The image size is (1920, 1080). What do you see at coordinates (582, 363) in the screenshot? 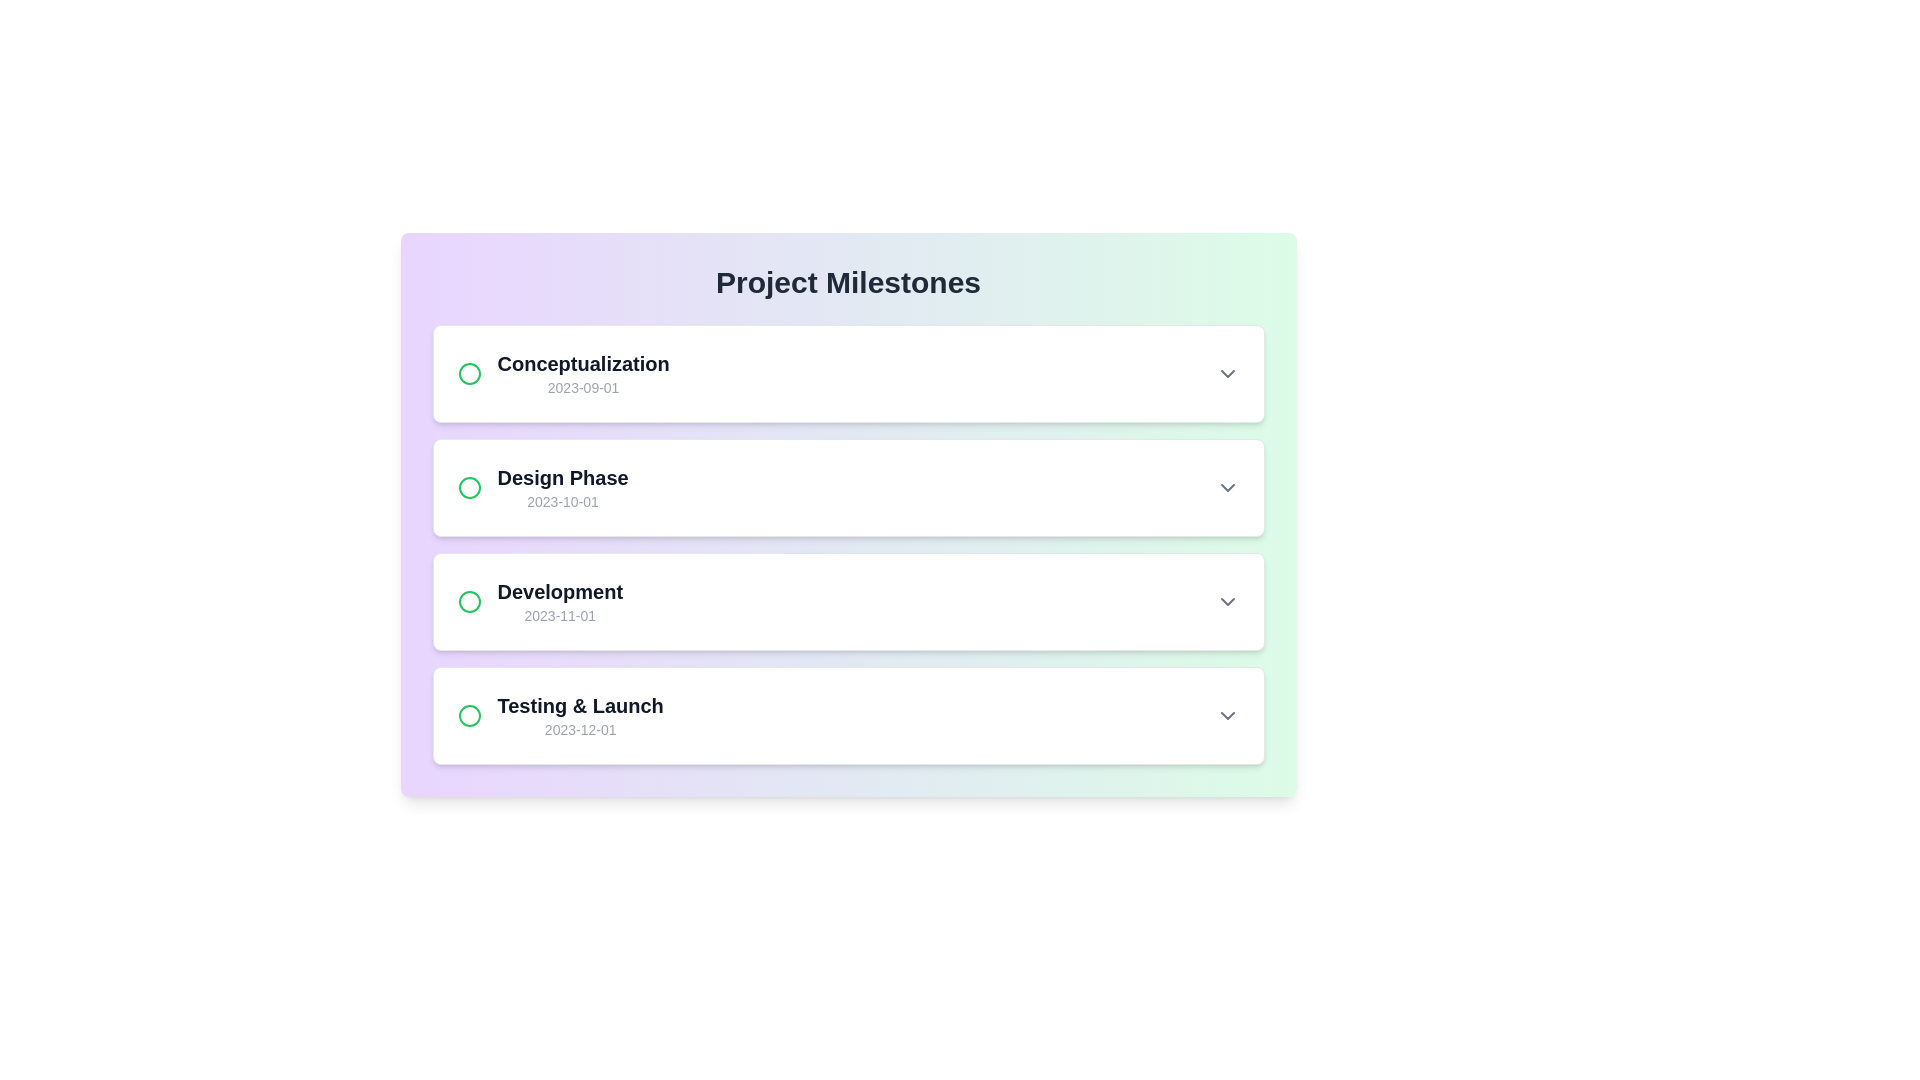
I see `the bold, black-colored text label displaying the word 'Conceptualization' at the top of the list under the section titled 'Project Milestones'` at bounding box center [582, 363].